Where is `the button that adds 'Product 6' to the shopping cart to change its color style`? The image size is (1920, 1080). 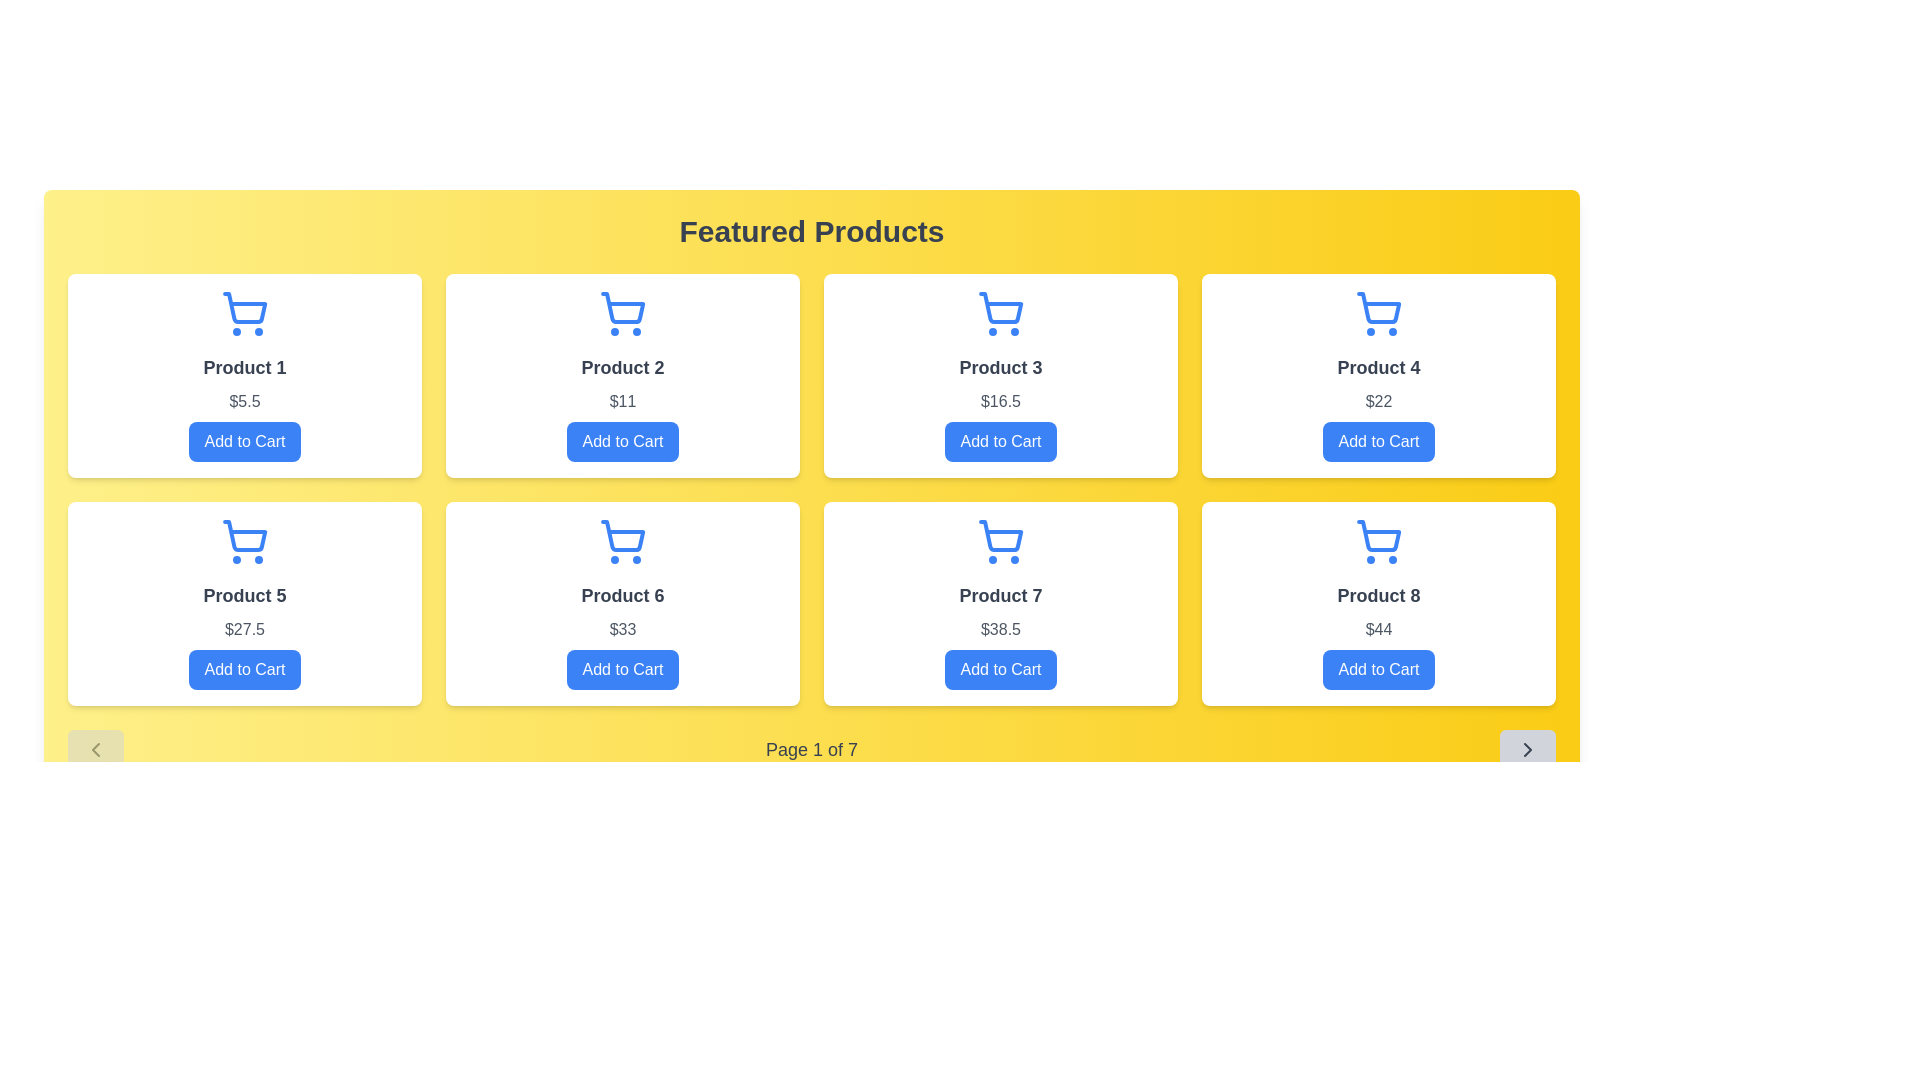 the button that adds 'Product 6' to the shopping cart to change its color style is located at coordinates (622, 670).